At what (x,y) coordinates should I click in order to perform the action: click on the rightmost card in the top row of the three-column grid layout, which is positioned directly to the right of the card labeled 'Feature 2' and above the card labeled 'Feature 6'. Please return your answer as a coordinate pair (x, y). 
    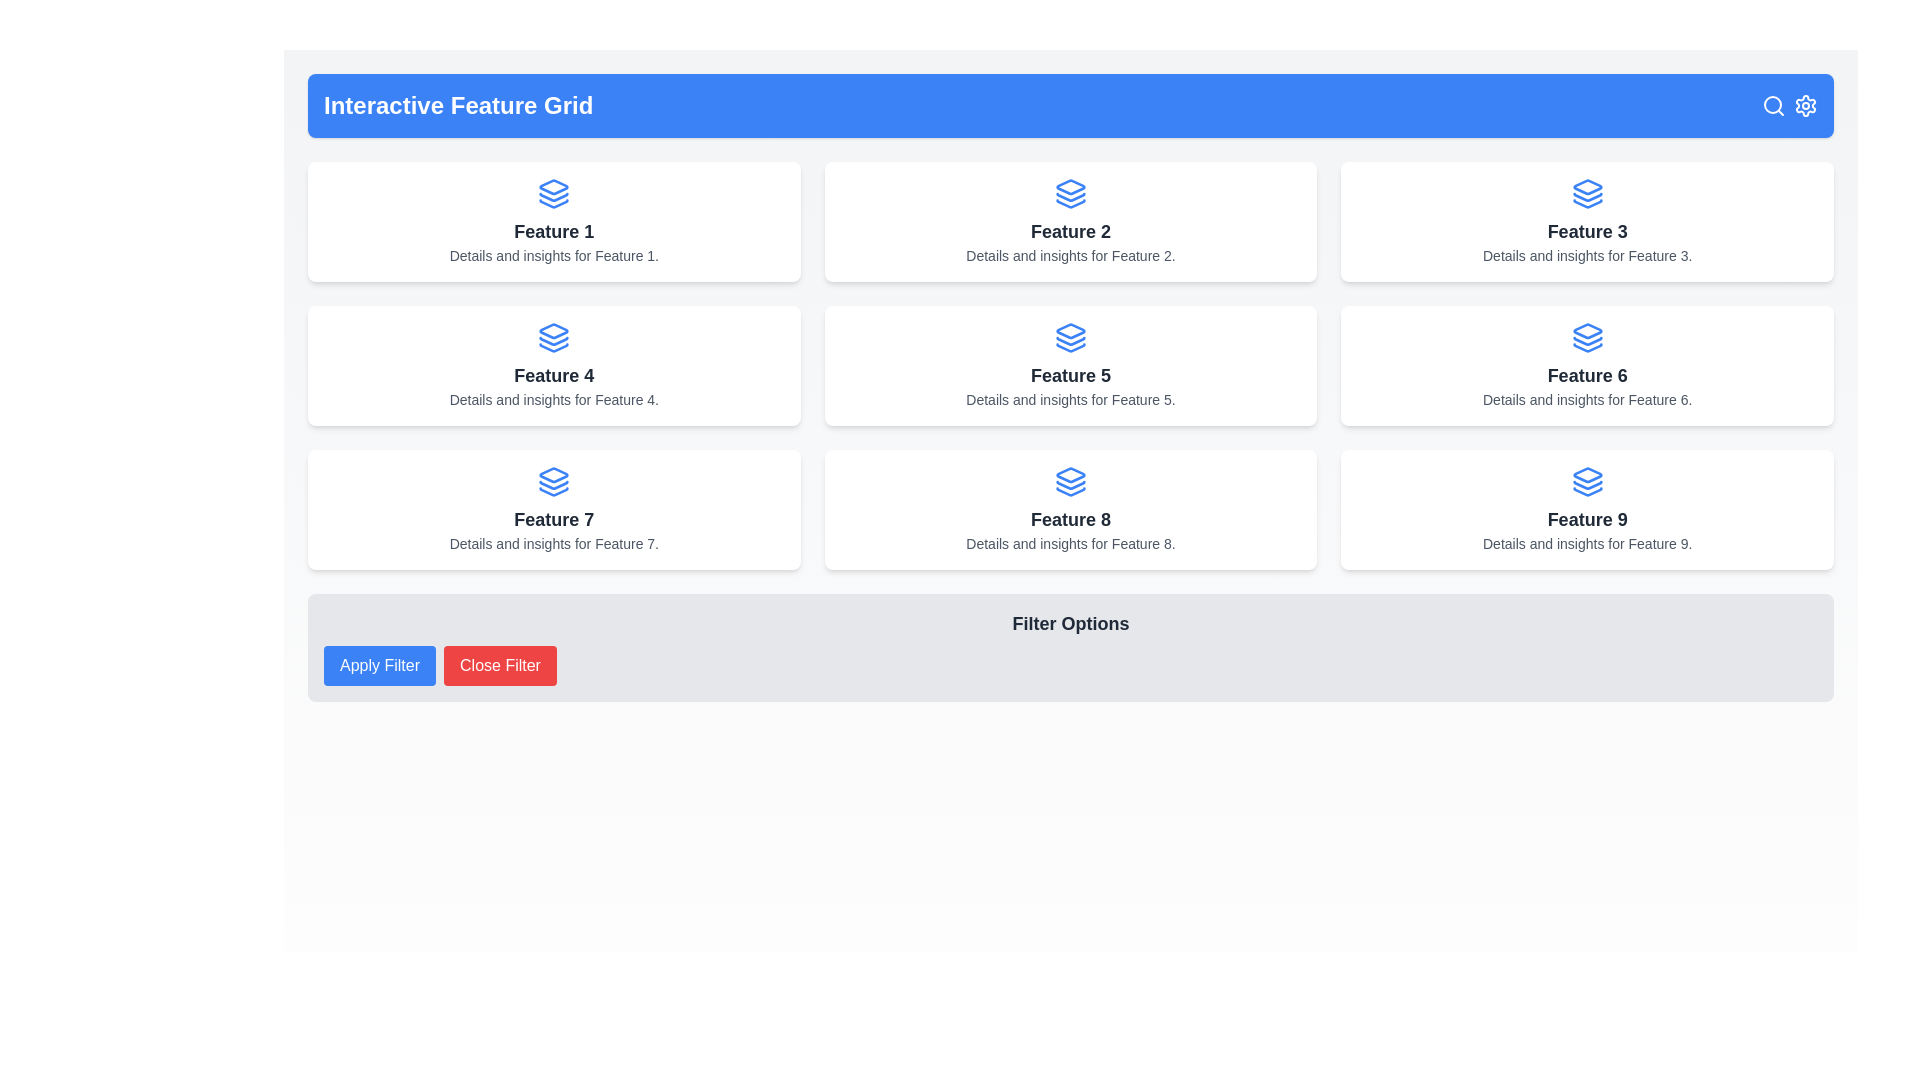
    Looking at the image, I should click on (1586, 222).